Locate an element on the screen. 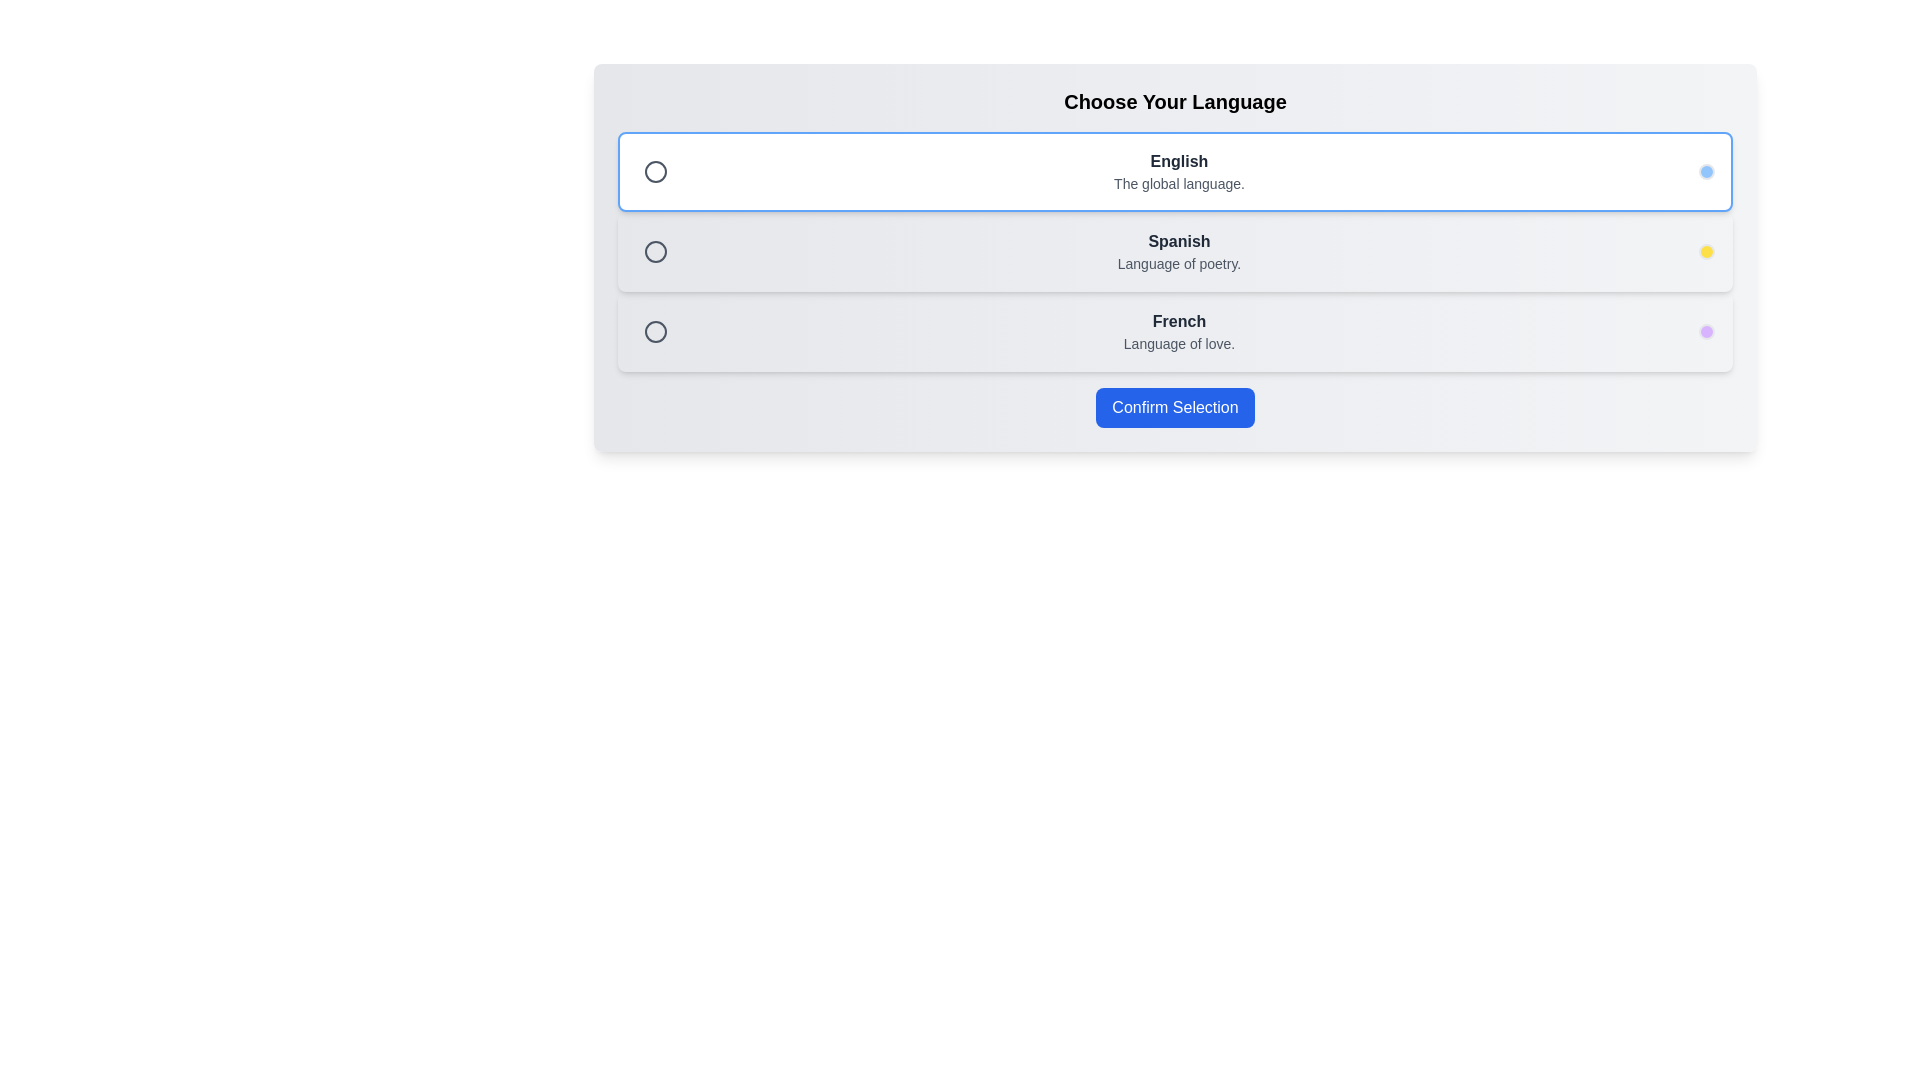 The image size is (1920, 1080). the circular radio button associated with the 'Spanish' language selection is located at coordinates (656, 250).